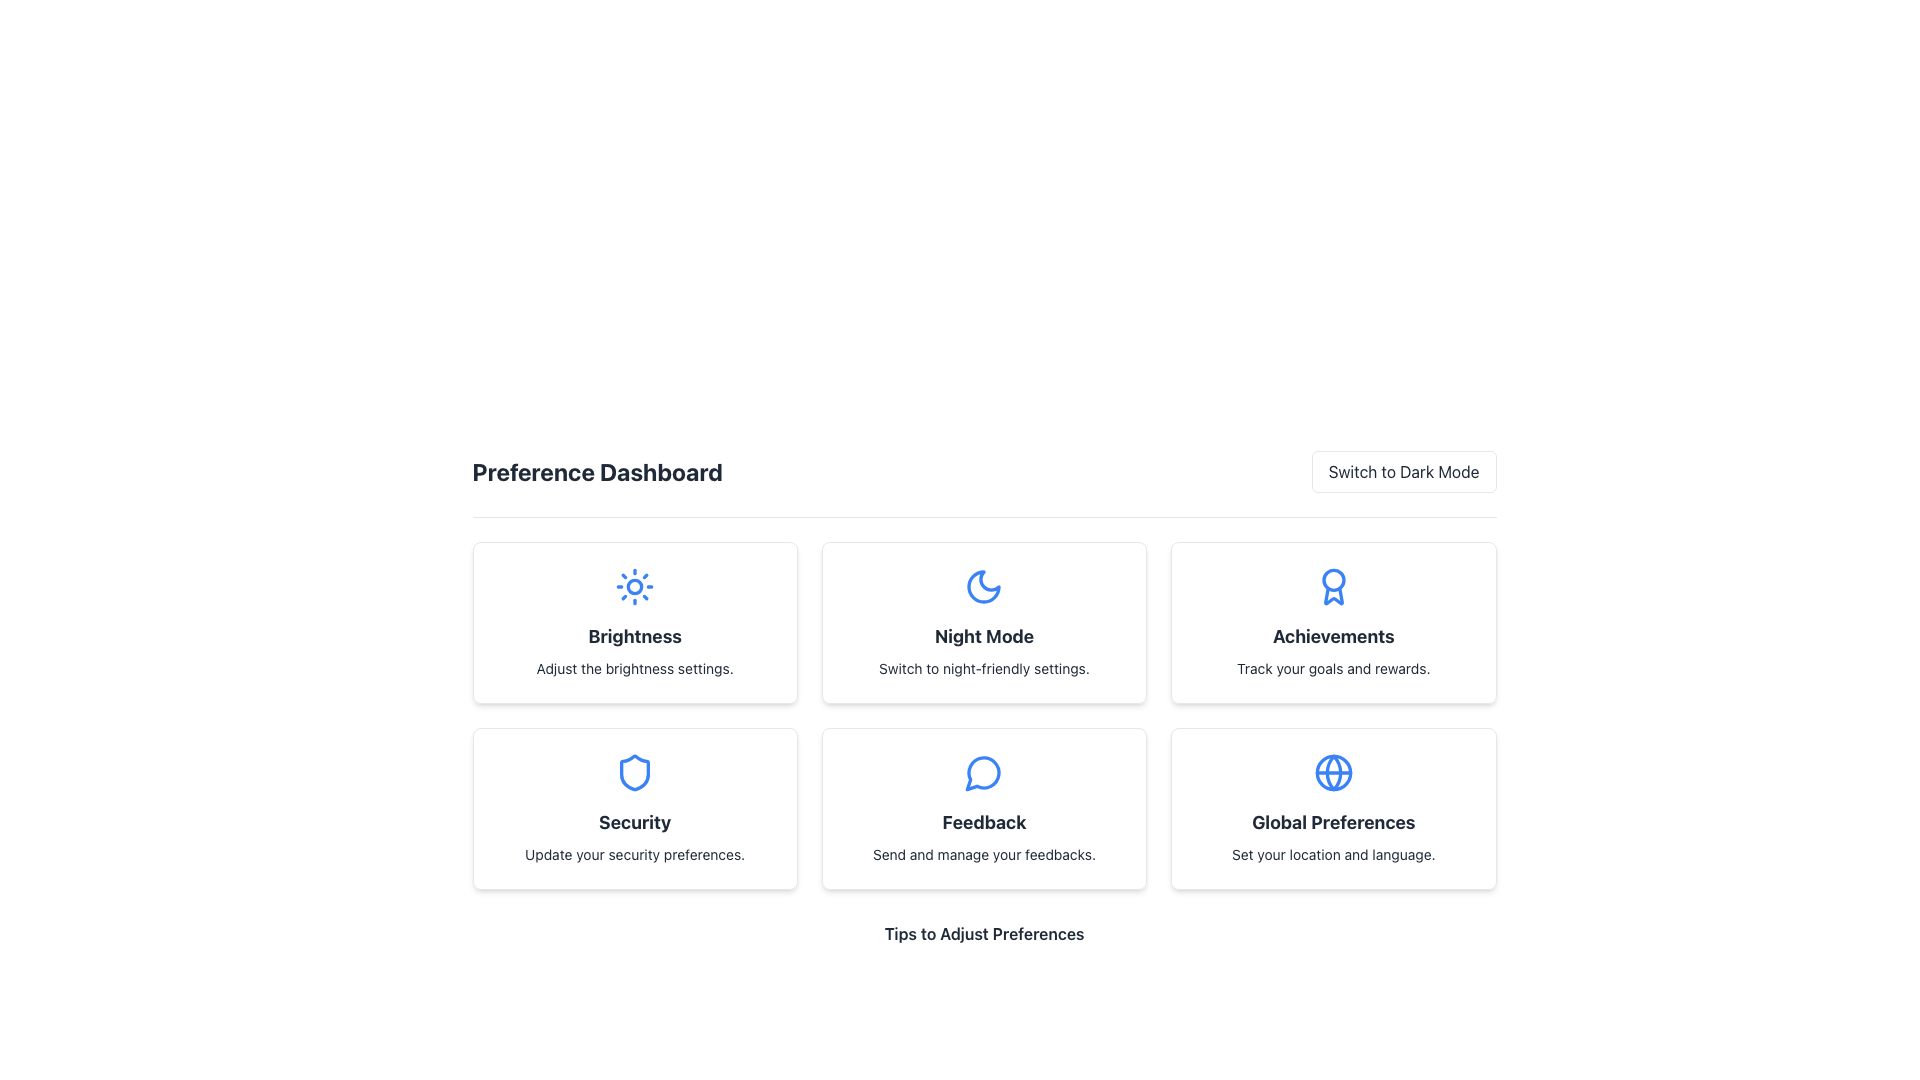 This screenshot has width=1920, height=1080. Describe the element at coordinates (1333, 622) in the screenshot. I see `the 'Achievements' card in the grid of options` at that location.